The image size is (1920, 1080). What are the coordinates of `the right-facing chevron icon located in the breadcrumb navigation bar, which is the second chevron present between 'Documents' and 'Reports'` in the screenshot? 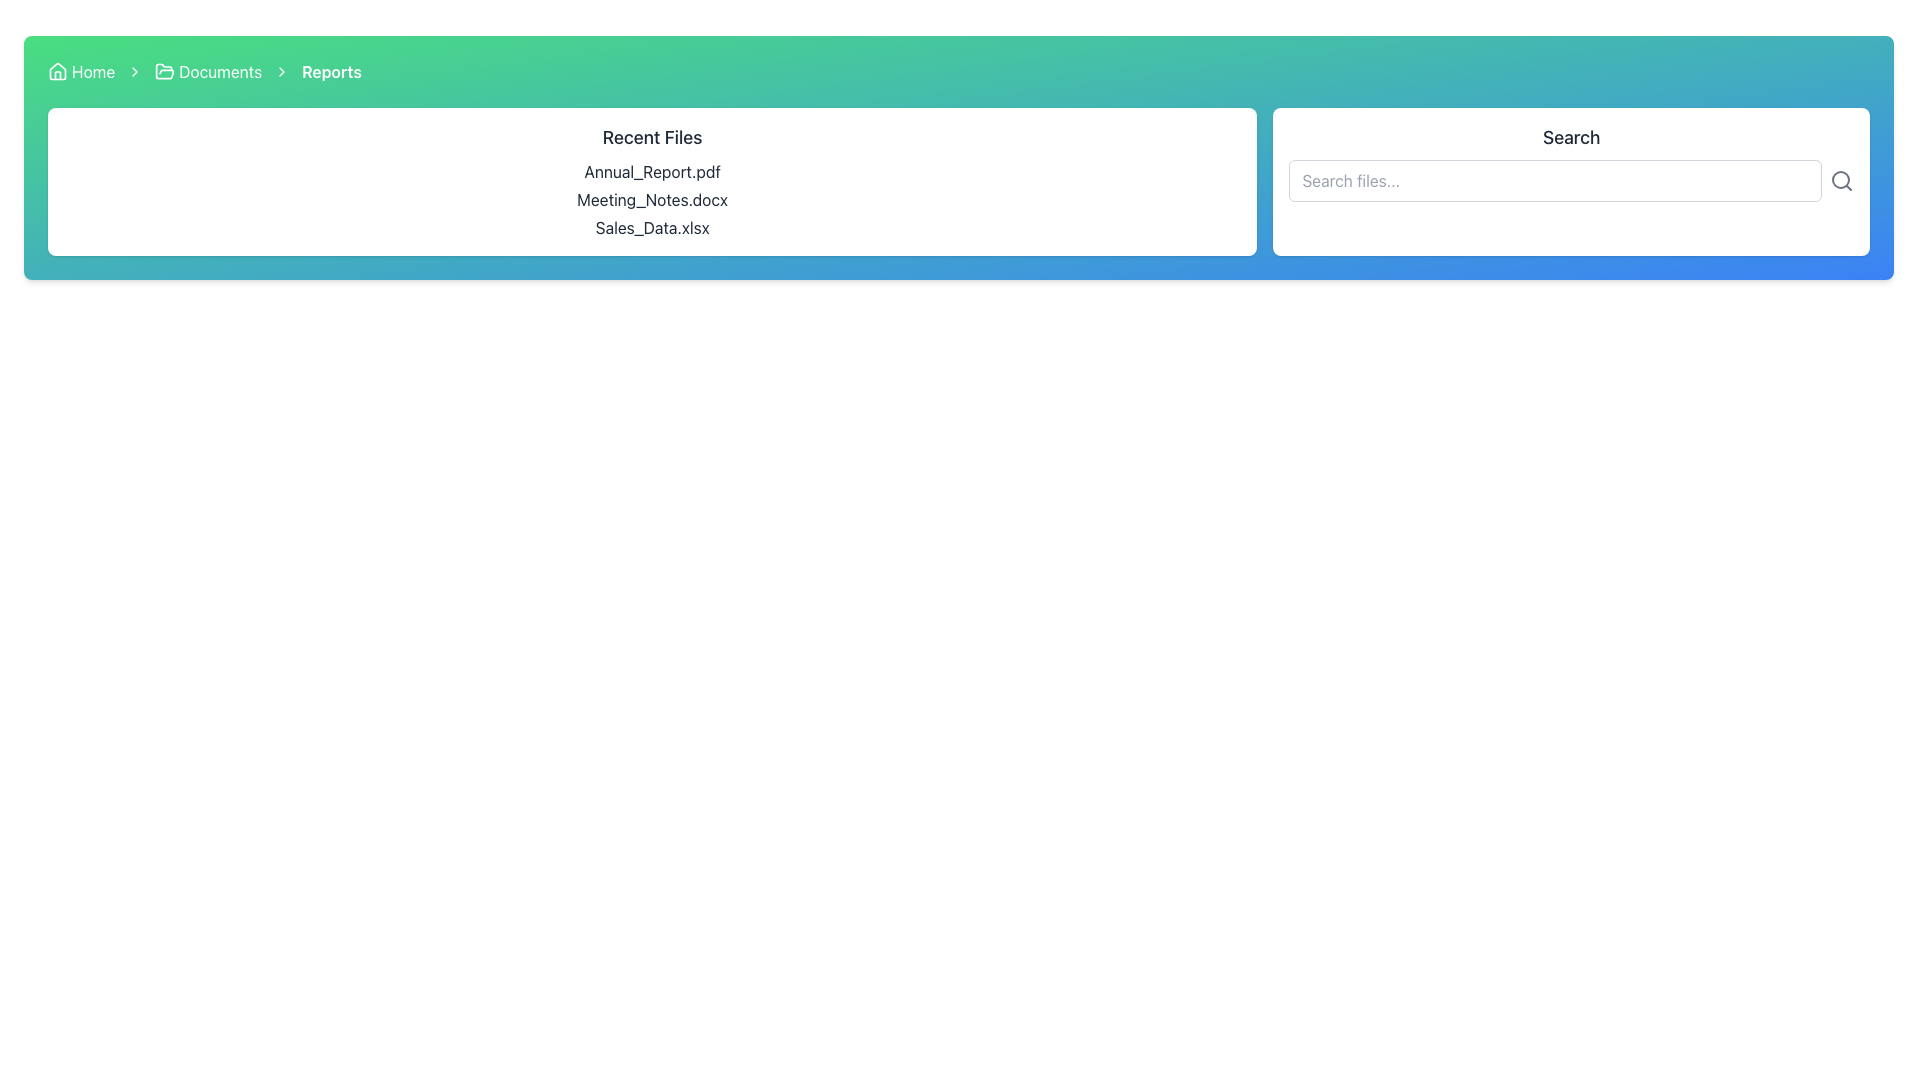 It's located at (134, 71).